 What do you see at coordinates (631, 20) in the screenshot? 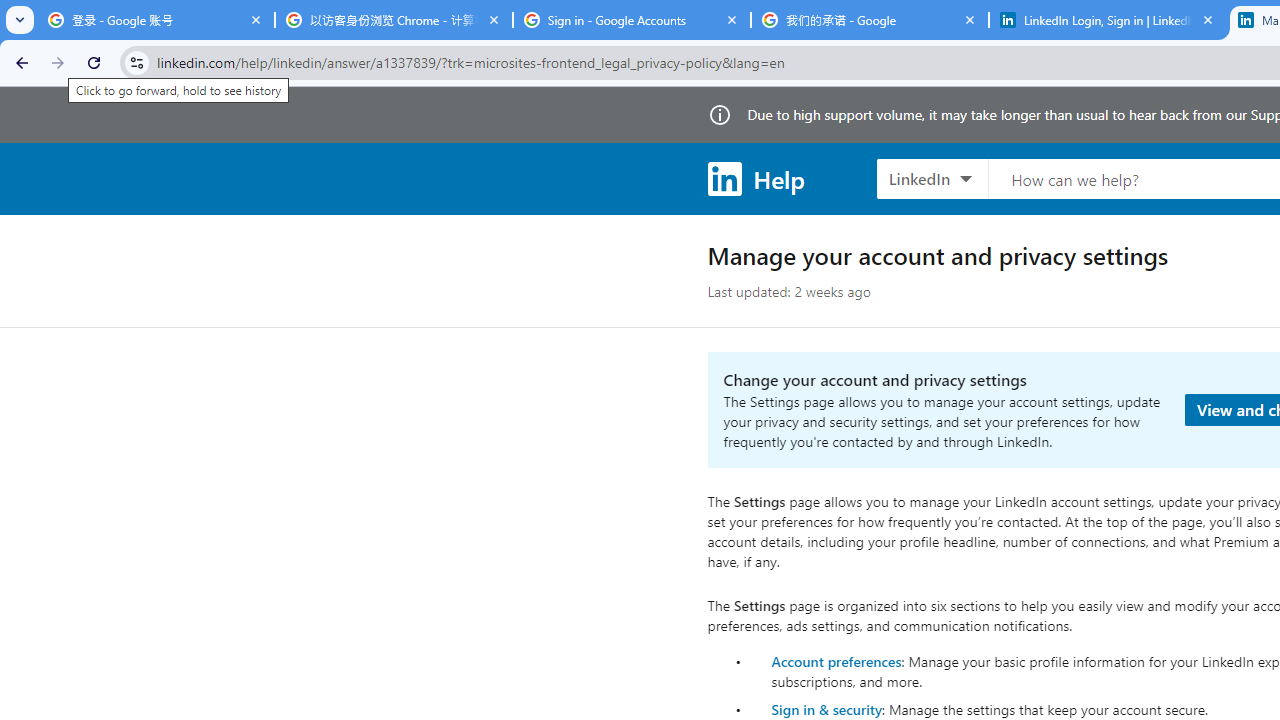
I see `'Sign in - Google Accounts'` at bounding box center [631, 20].